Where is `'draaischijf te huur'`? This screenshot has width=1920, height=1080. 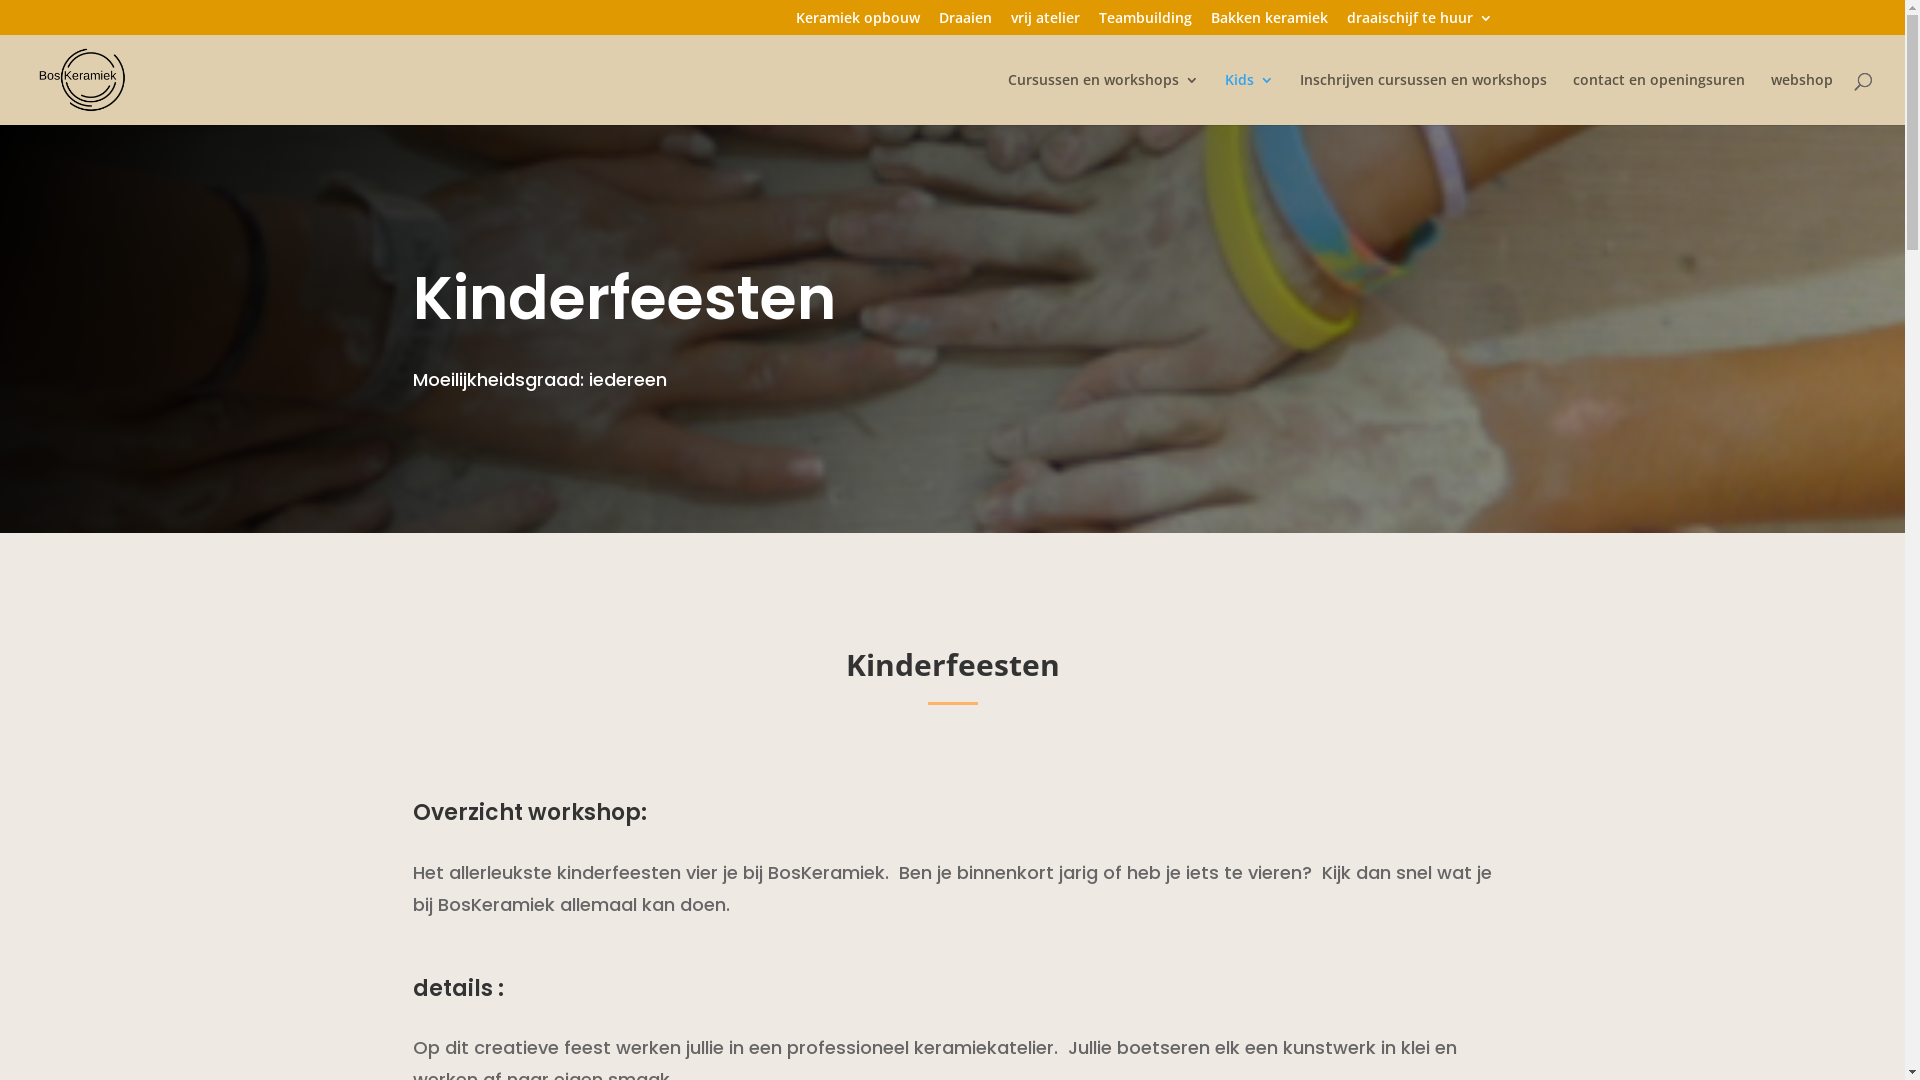
'draaischijf te huur' is located at coordinates (1418, 22).